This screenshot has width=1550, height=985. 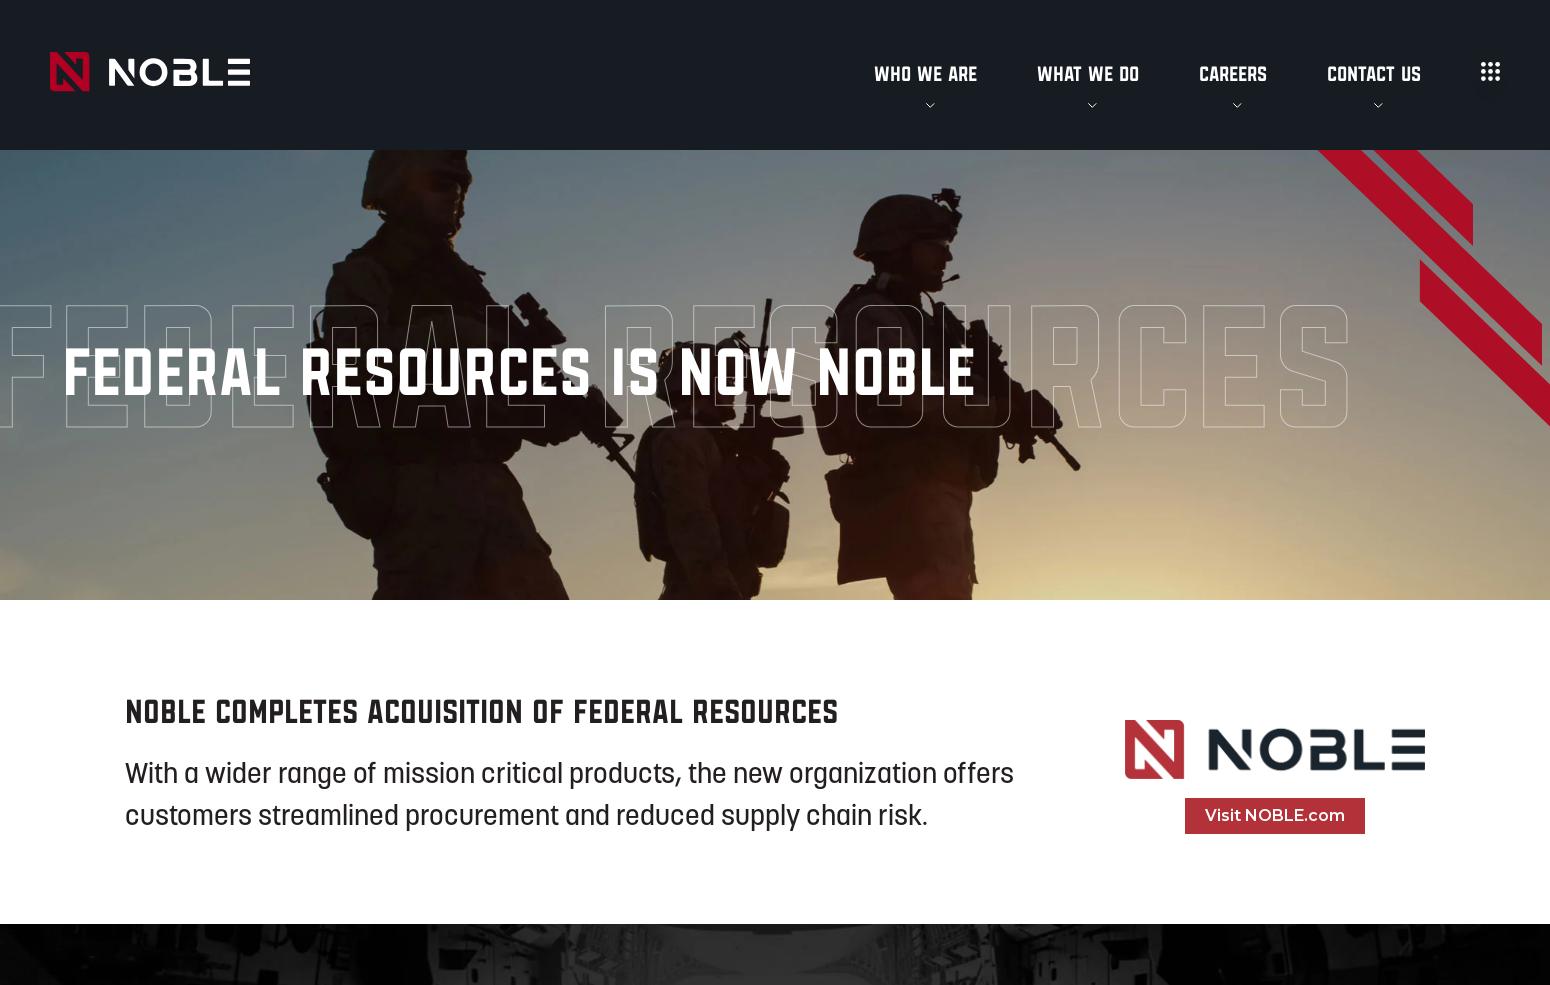 I want to click on 'Open
                                Positions', so click(x=1233, y=149).